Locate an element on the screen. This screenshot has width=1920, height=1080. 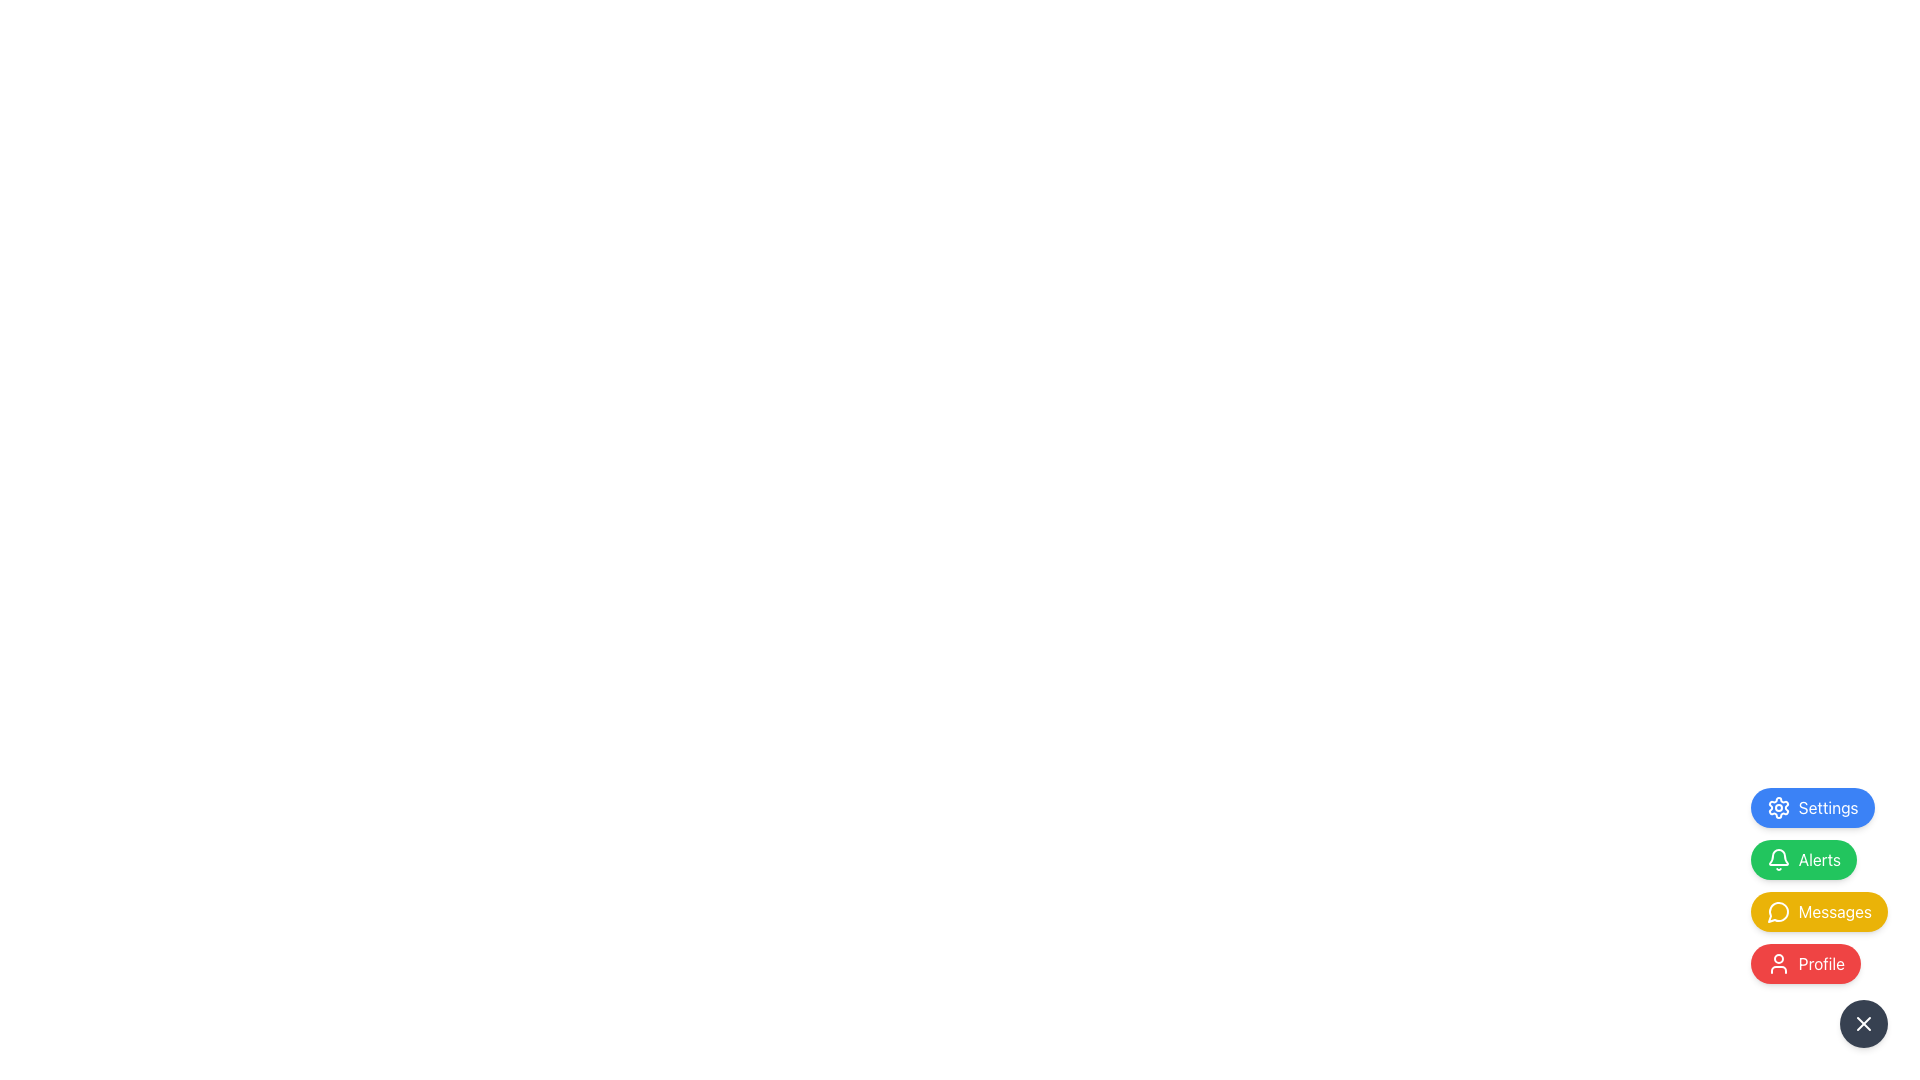
the user profile silhouette icon, which is located inside a red circular background at the bottom of the vertical stack of buttons including 'Settings,' 'Alerts,' 'Messages,' and 'Profile.' is located at coordinates (1778, 963).